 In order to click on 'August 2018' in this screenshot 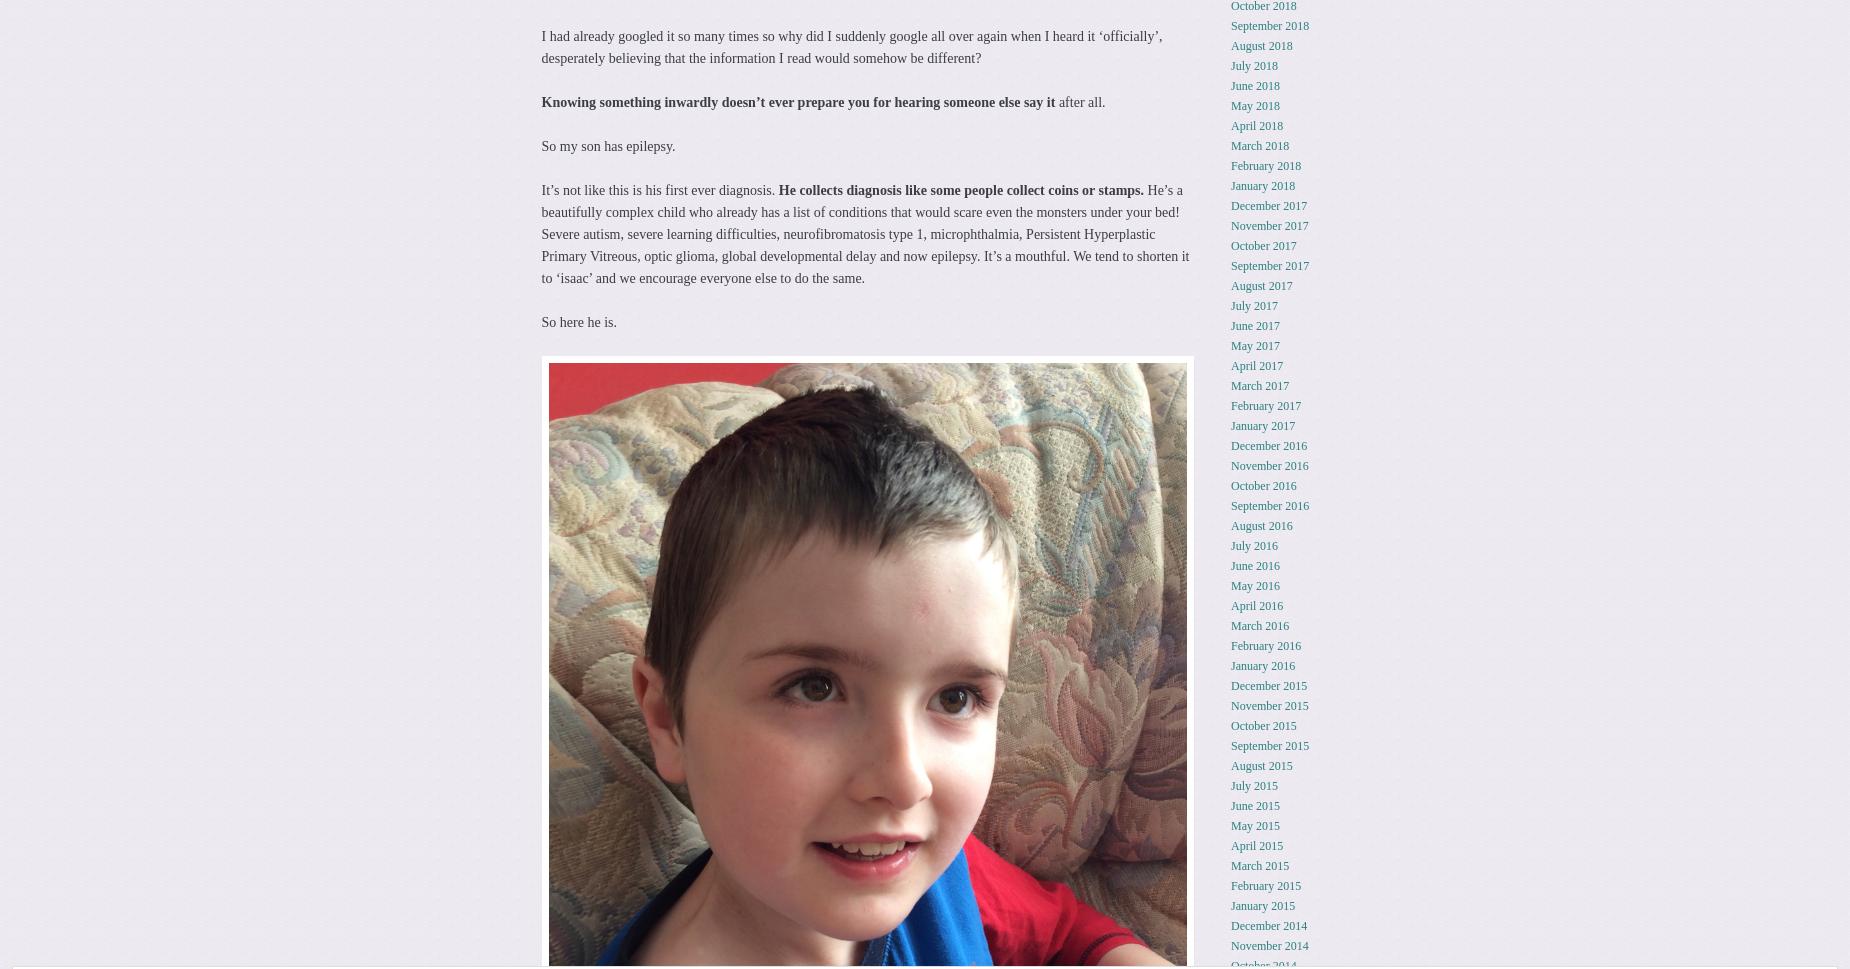, I will do `click(1260, 44)`.